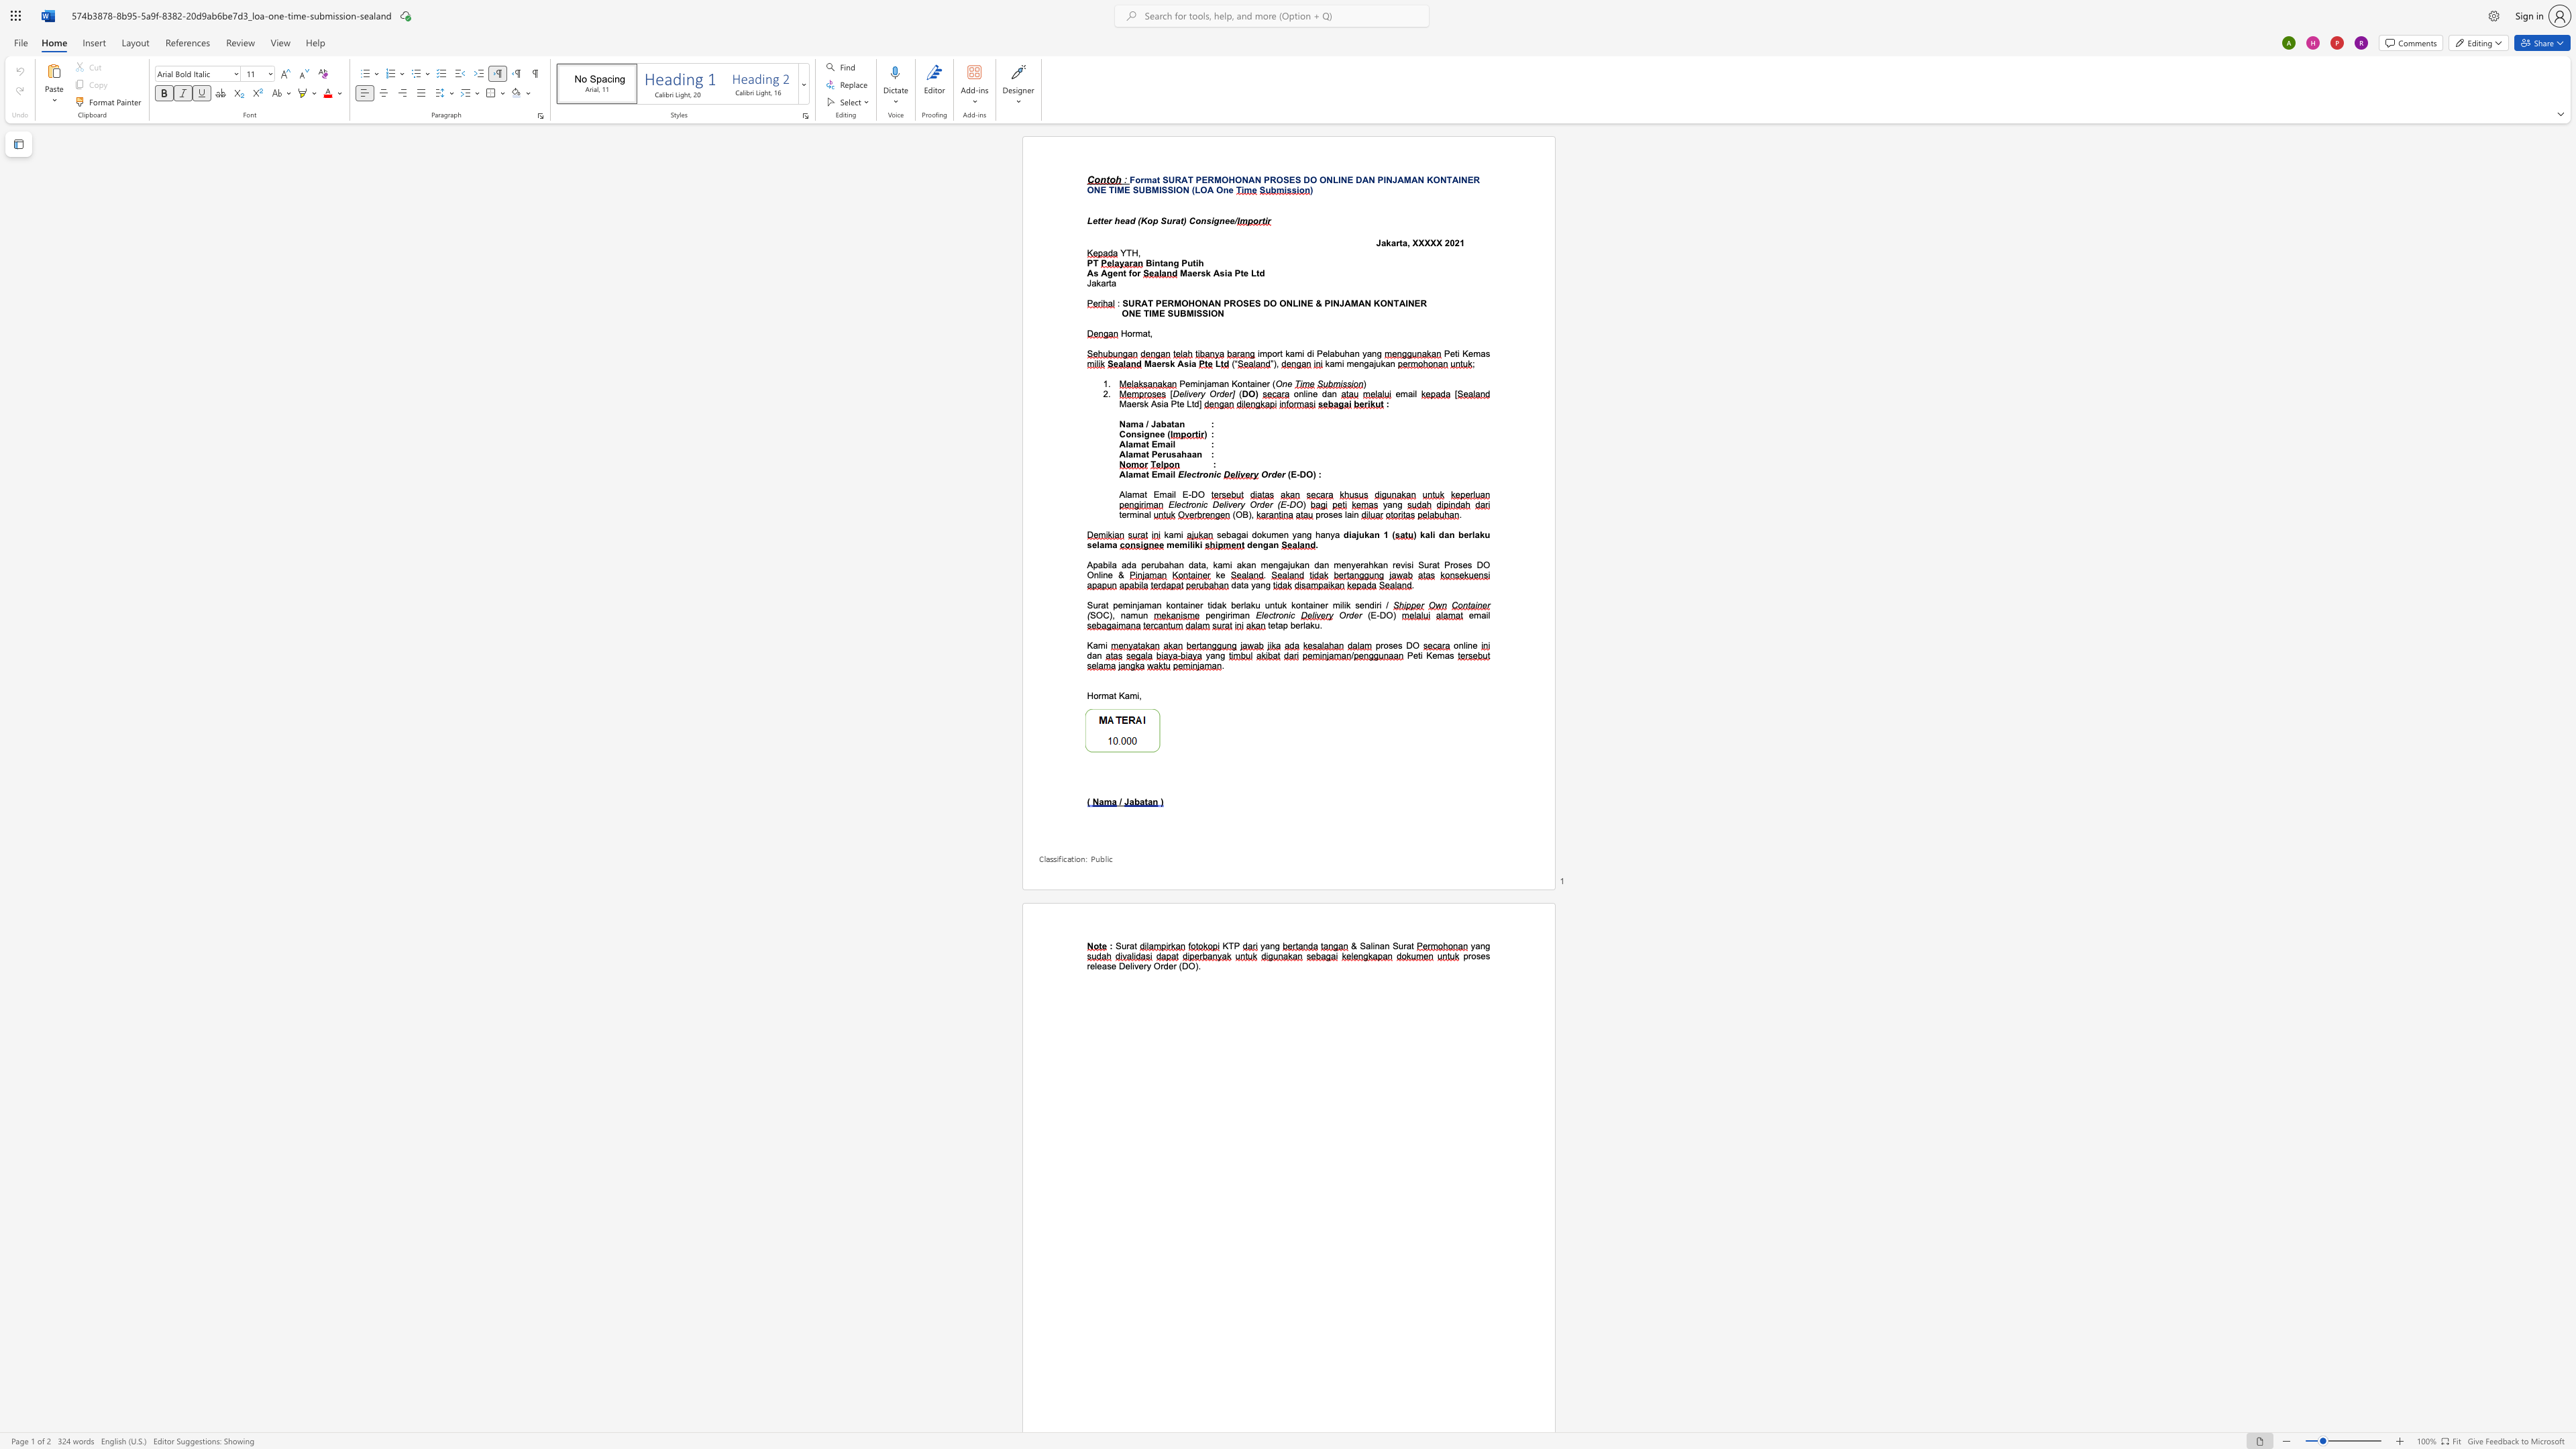  What do you see at coordinates (1256, 504) in the screenshot?
I see `the subset text "rder (E-DO" within the text "Electronic Delivery Order (E-DO"` at bounding box center [1256, 504].